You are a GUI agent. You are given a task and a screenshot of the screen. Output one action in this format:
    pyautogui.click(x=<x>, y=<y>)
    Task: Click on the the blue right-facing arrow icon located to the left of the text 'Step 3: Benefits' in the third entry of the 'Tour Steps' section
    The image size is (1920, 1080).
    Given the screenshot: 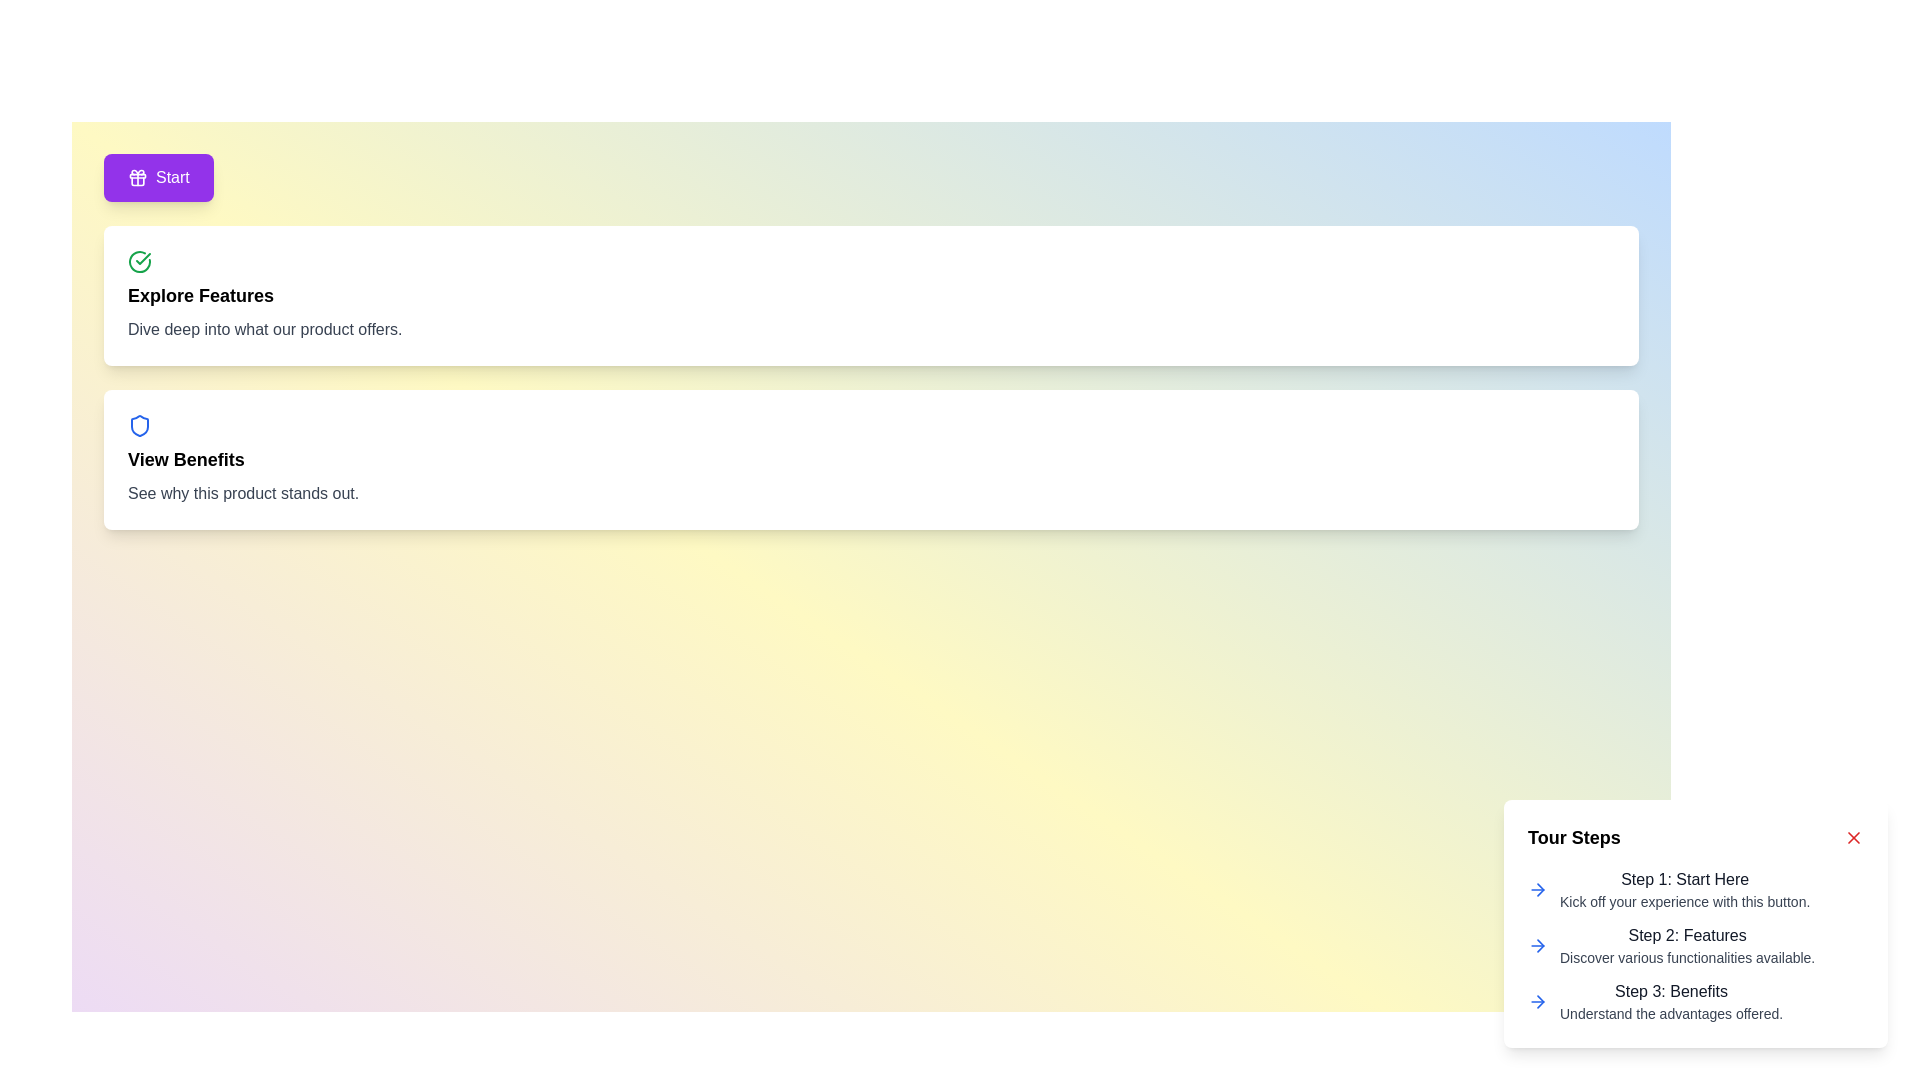 What is the action you would take?
    pyautogui.click(x=1536, y=1002)
    